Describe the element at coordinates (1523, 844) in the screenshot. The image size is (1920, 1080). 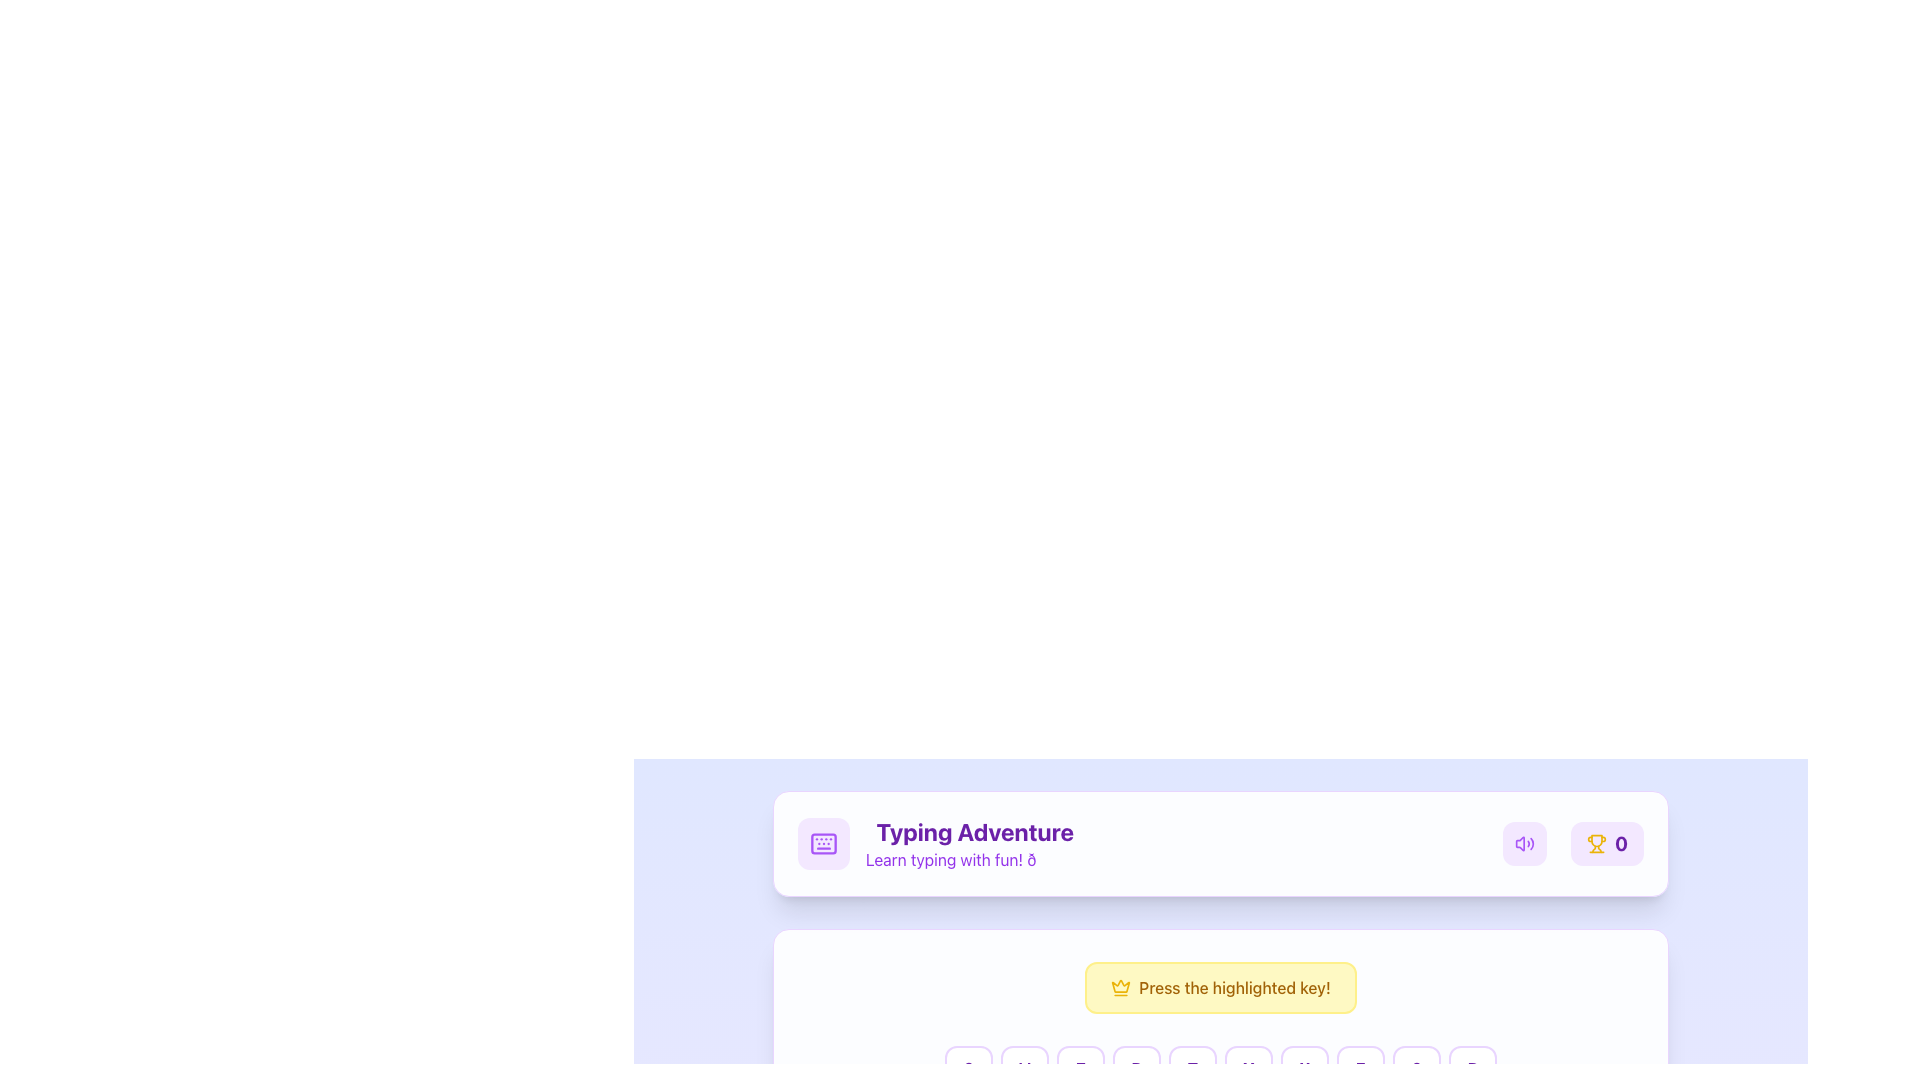
I see `the circular purple icon button representing a speaker with sound waves` at that location.